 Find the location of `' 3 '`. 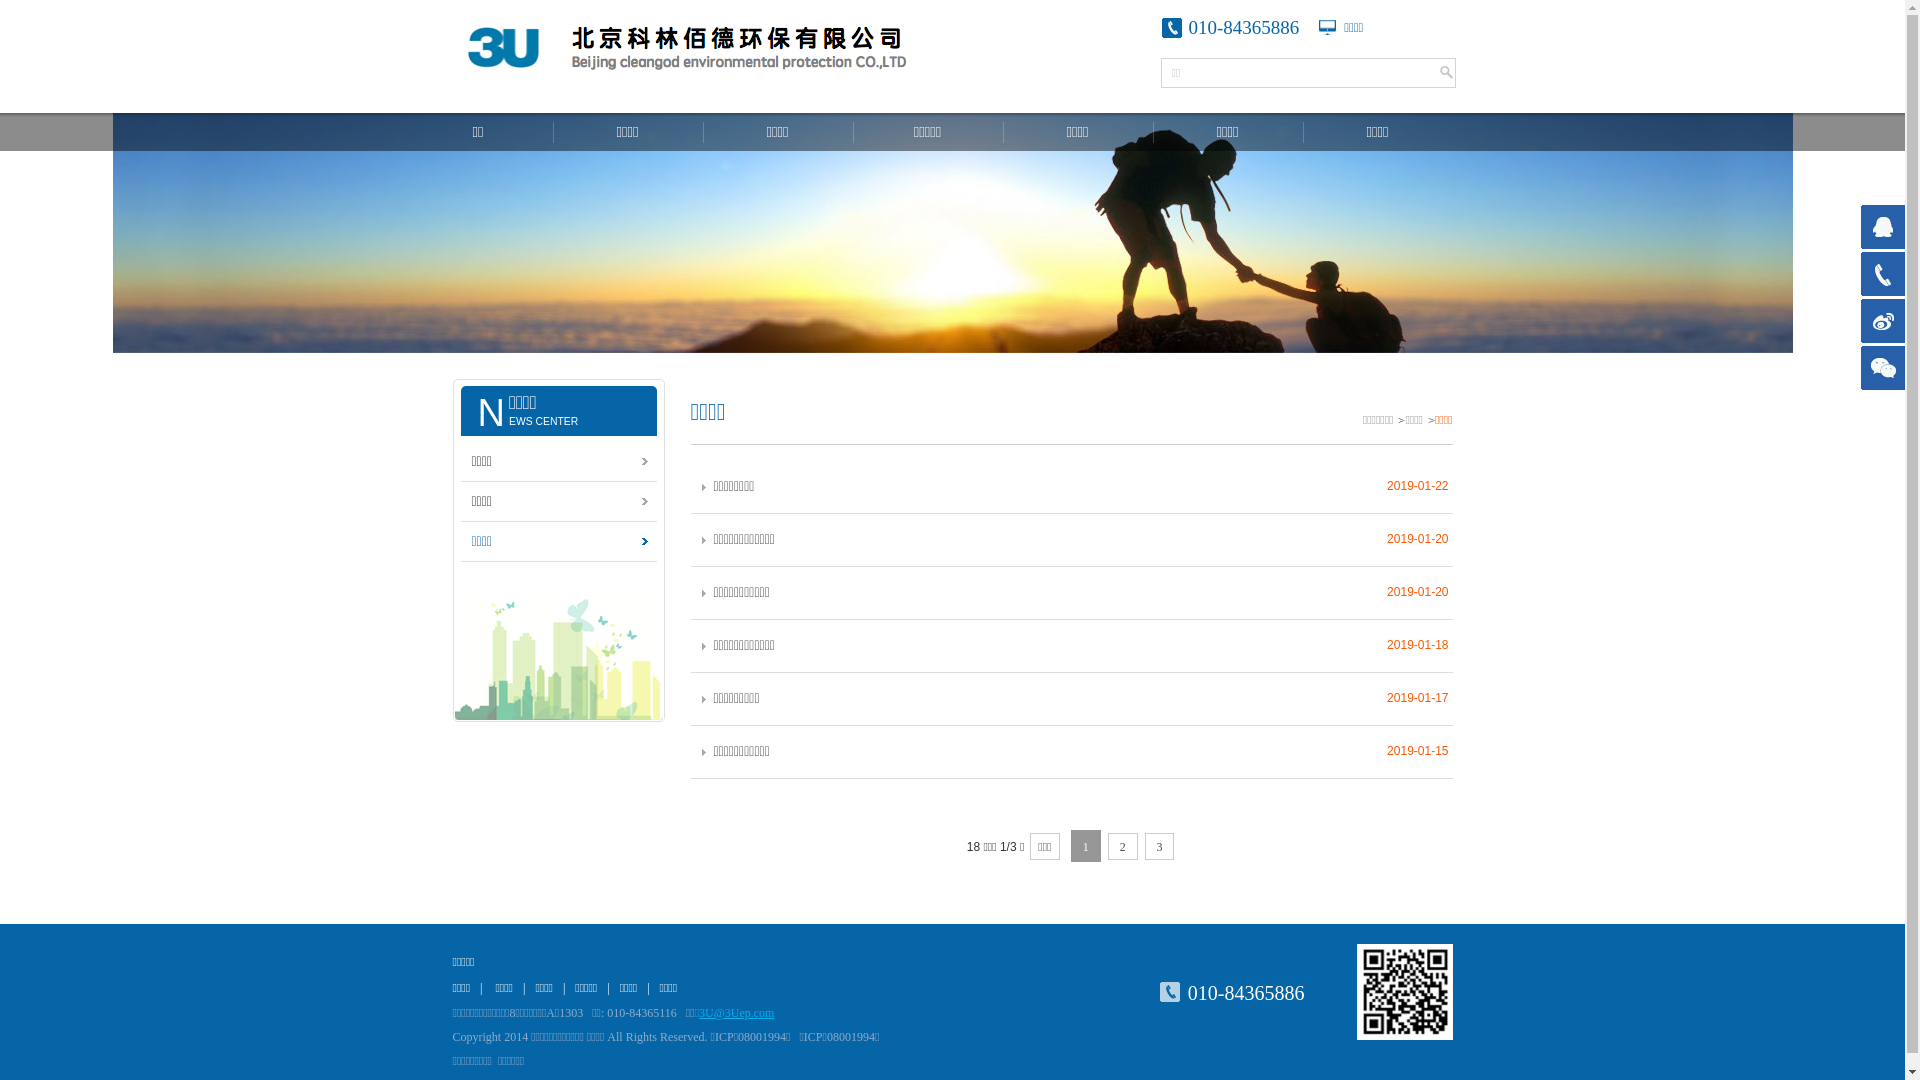

' 3 ' is located at coordinates (1145, 846).